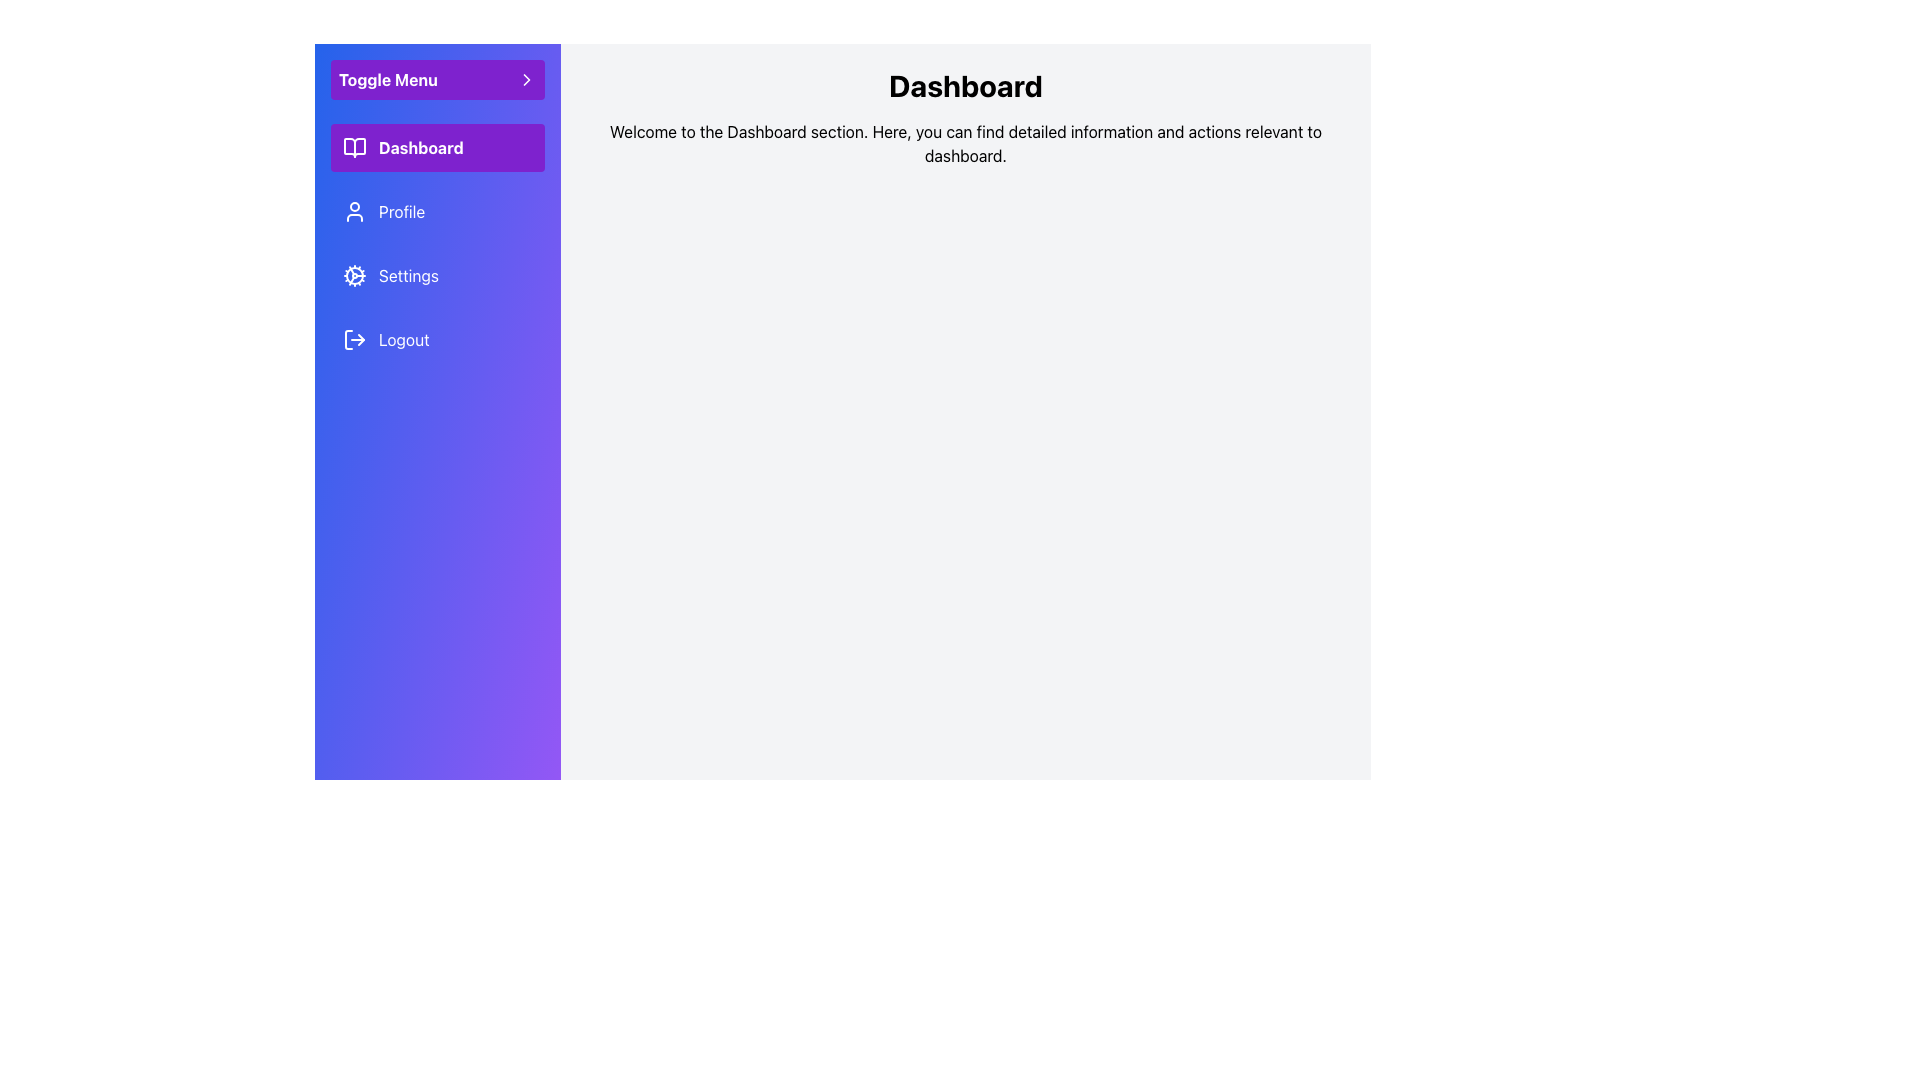  Describe the element at coordinates (355, 338) in the screenshot. I see `the logout icon, which is a small icon consisting of an arrow pointing to the right and a partial rectangle, located to the left of the text 'Logout' in the bottom section of the vertical sidebar` at that location.